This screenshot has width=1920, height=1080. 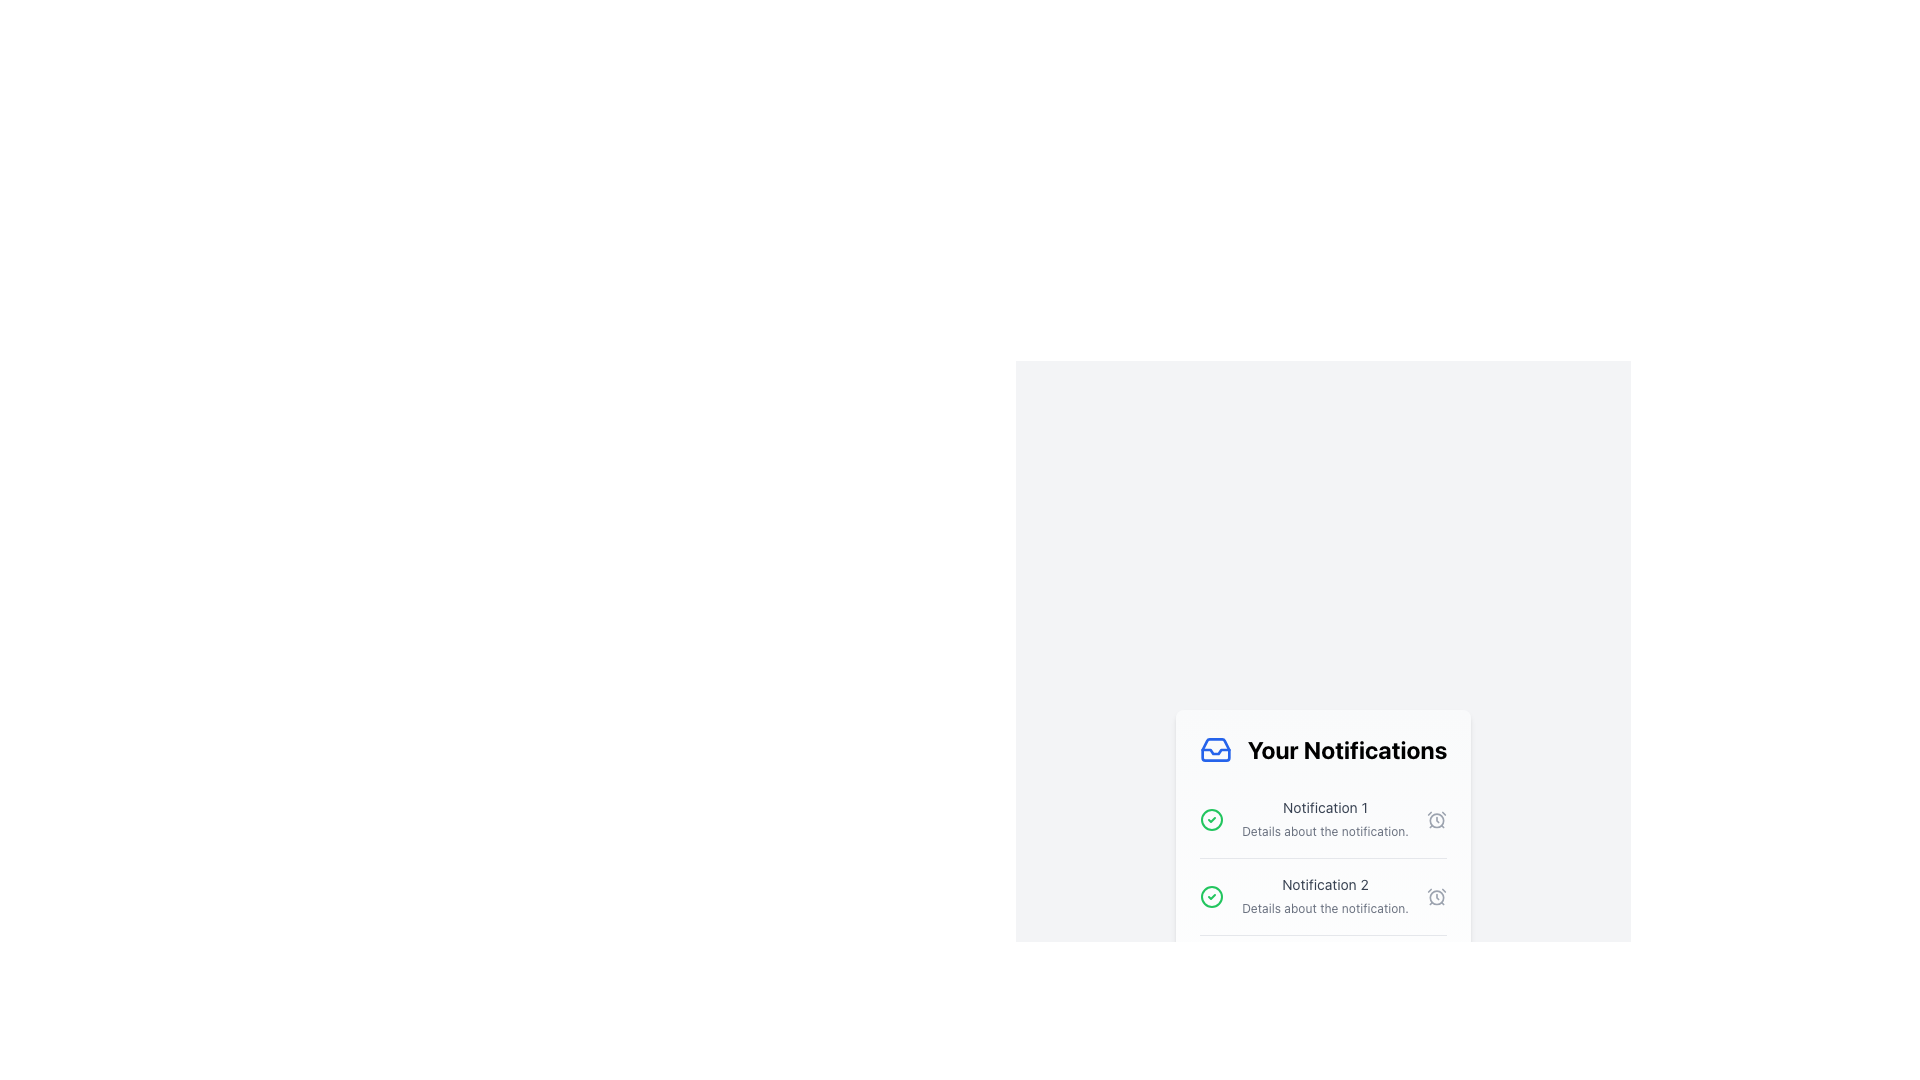 What do you see at coordinates (1325, 820) in the screenshot?
I see `text content of the first notification displayed in the Text Display Component located below the header 'Your Notifications', positioned between a green checkmark icon and a gear or clock icon` at bounding box center [1325, 820].